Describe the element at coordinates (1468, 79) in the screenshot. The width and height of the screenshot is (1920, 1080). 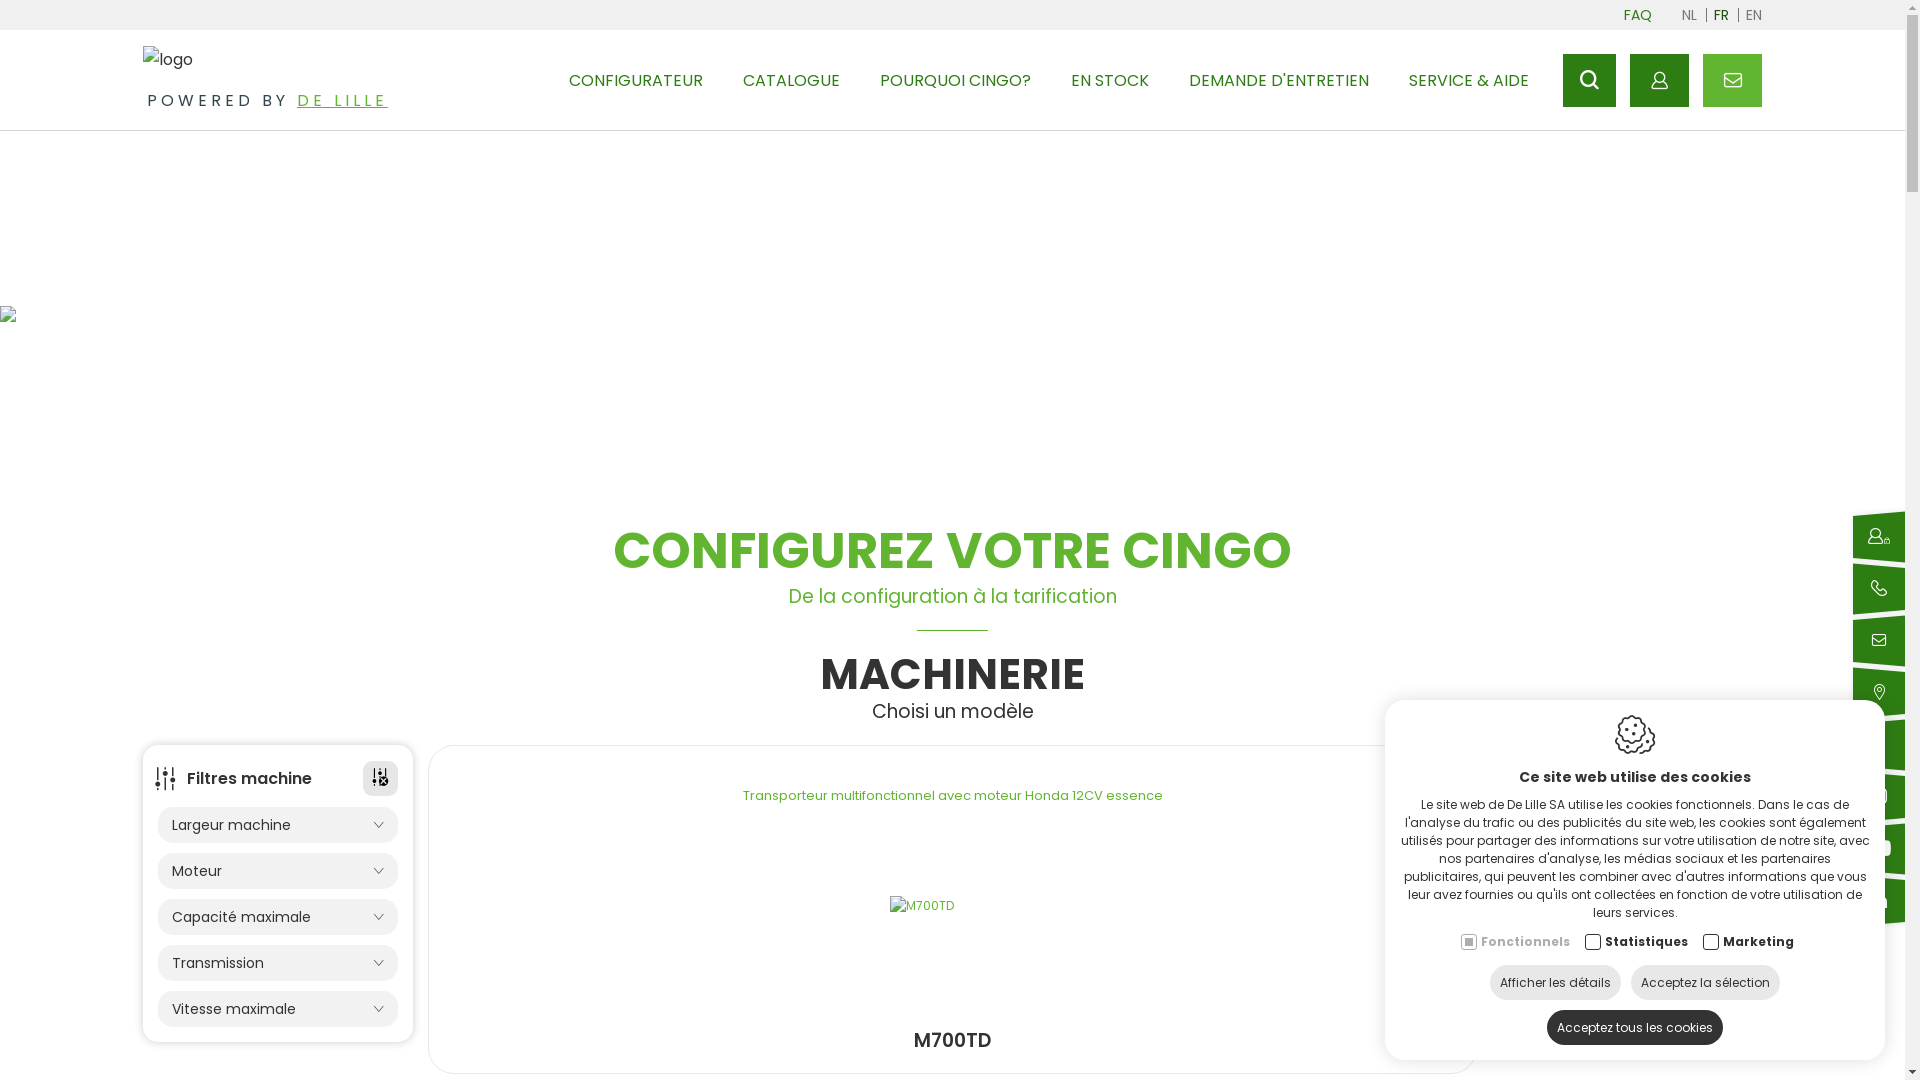
I see `'SERVICE & AIDE'` at that location.